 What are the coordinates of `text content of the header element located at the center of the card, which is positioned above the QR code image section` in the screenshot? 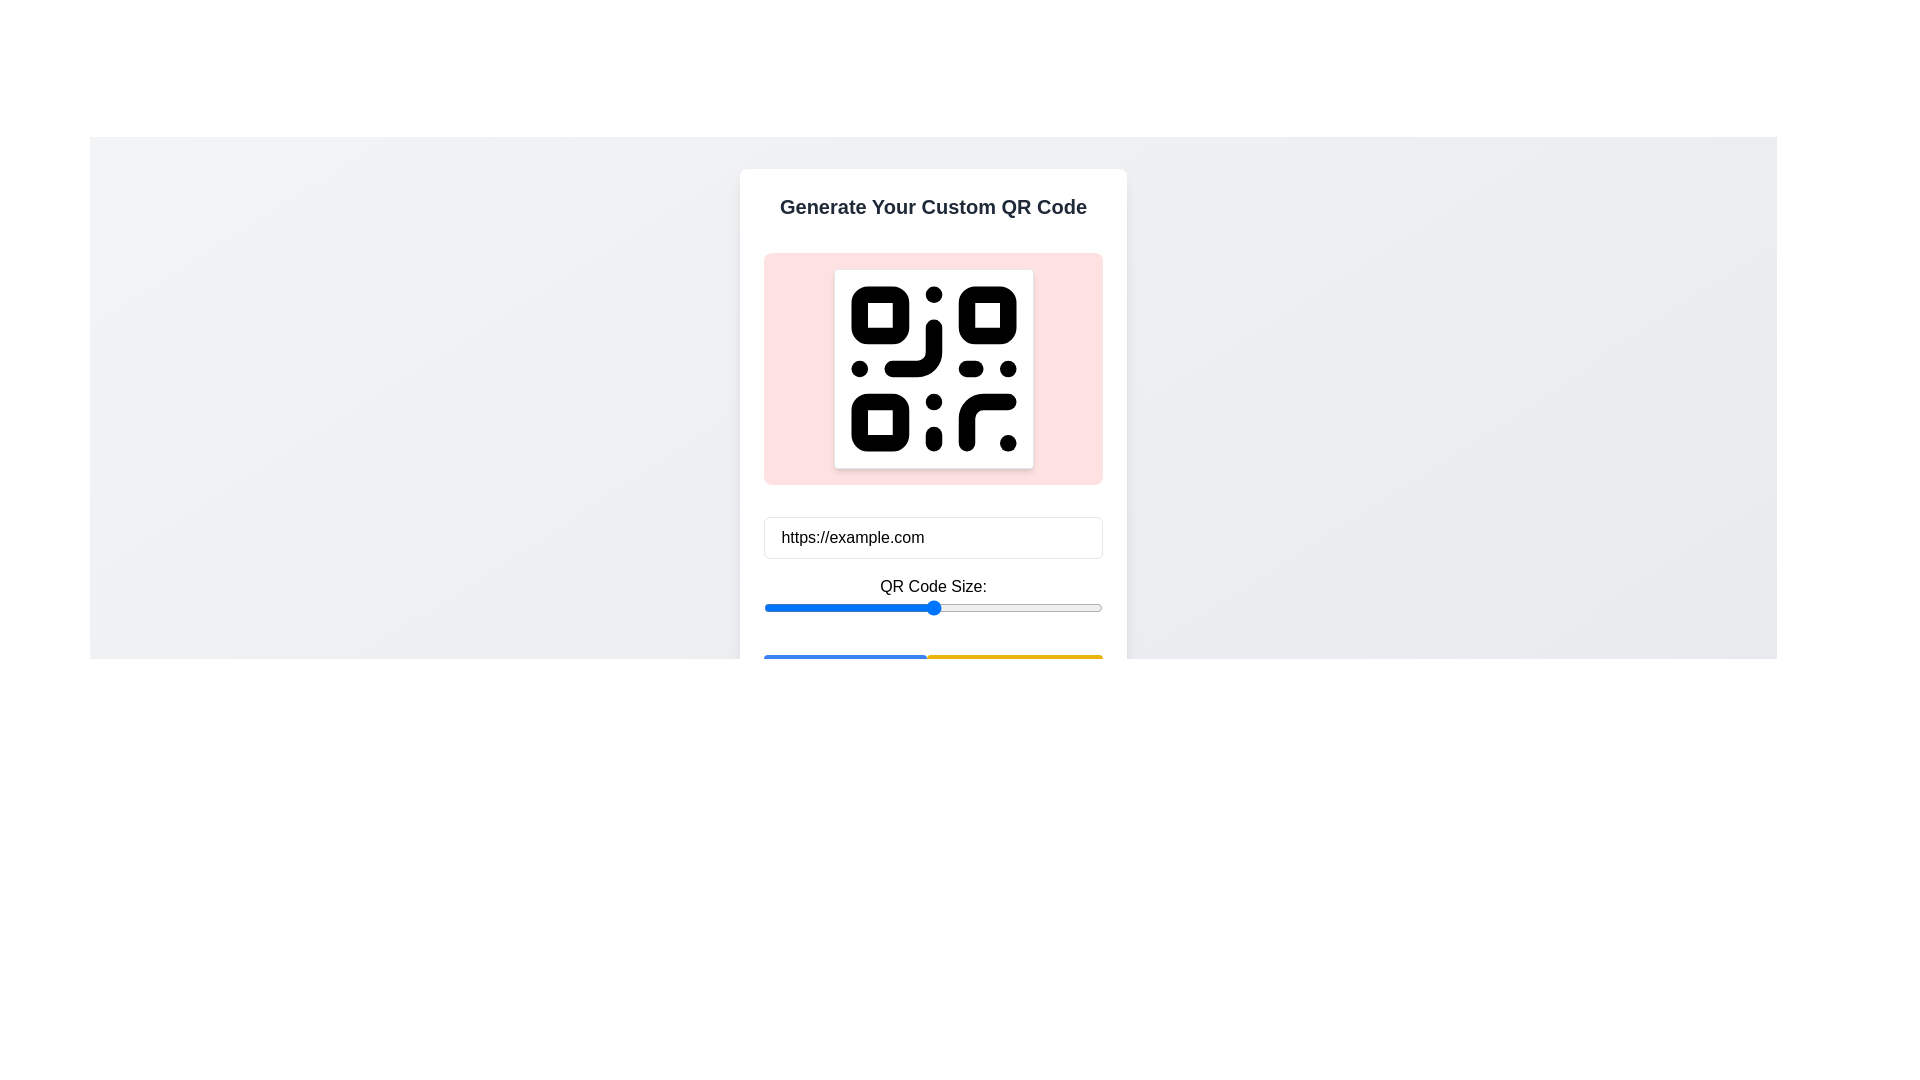 It's located at (932, 207).